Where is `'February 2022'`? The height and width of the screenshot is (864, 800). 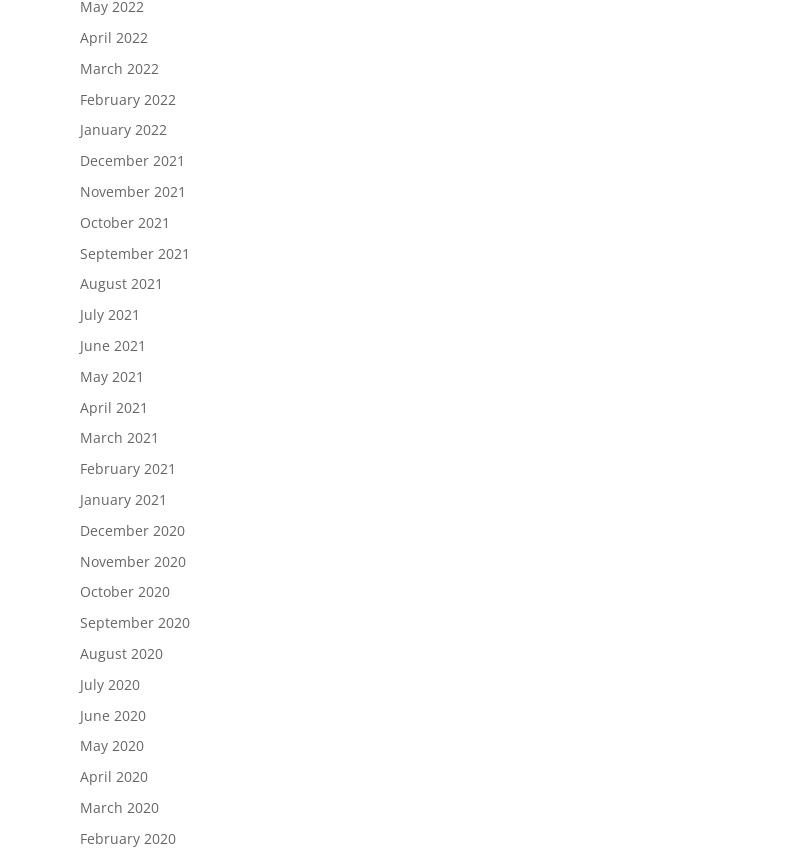
'February 2022' is located at coordinates (127, 98).